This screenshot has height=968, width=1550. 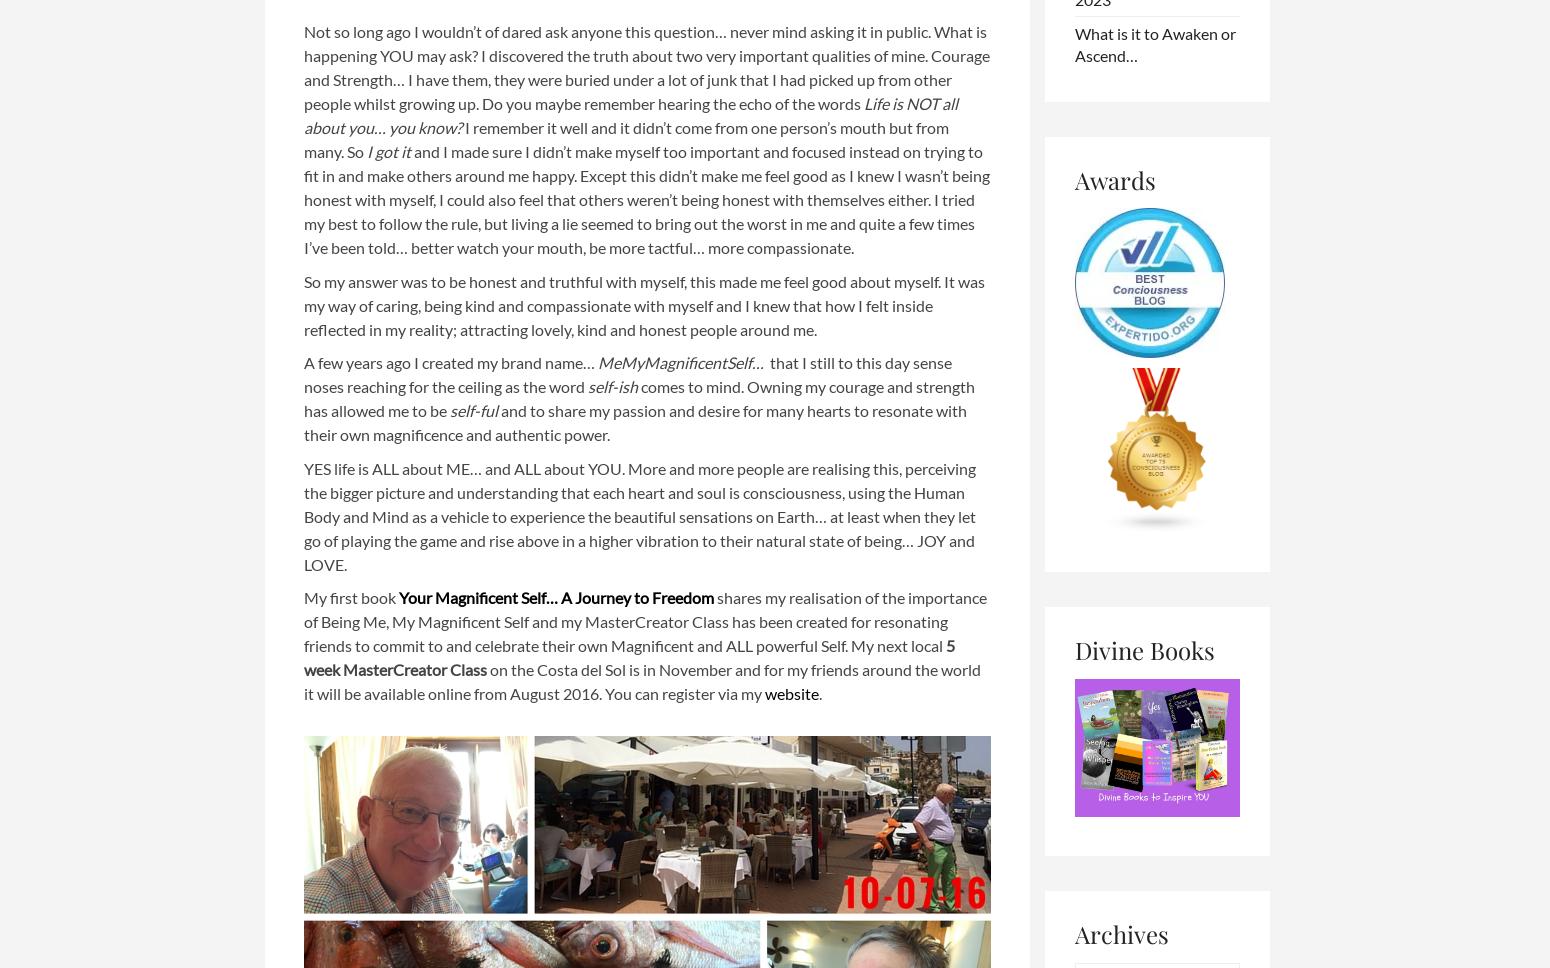 What do you see at coordinates (638, 515) in the screenshot?
I see `'YES life is ALL about ME… and ALL about YOU. More and more people are realising this, perceiving the bigger picture and understanding that each heart and soul is consciousness, using the Human Body and Mind as a vehicle to experience the beautiful sensations on Earth… at least when they let go of playing the game and rise above in a higher vibration to their natural state of being… JOY and LOVE.'` at bounding box center [638, 515].